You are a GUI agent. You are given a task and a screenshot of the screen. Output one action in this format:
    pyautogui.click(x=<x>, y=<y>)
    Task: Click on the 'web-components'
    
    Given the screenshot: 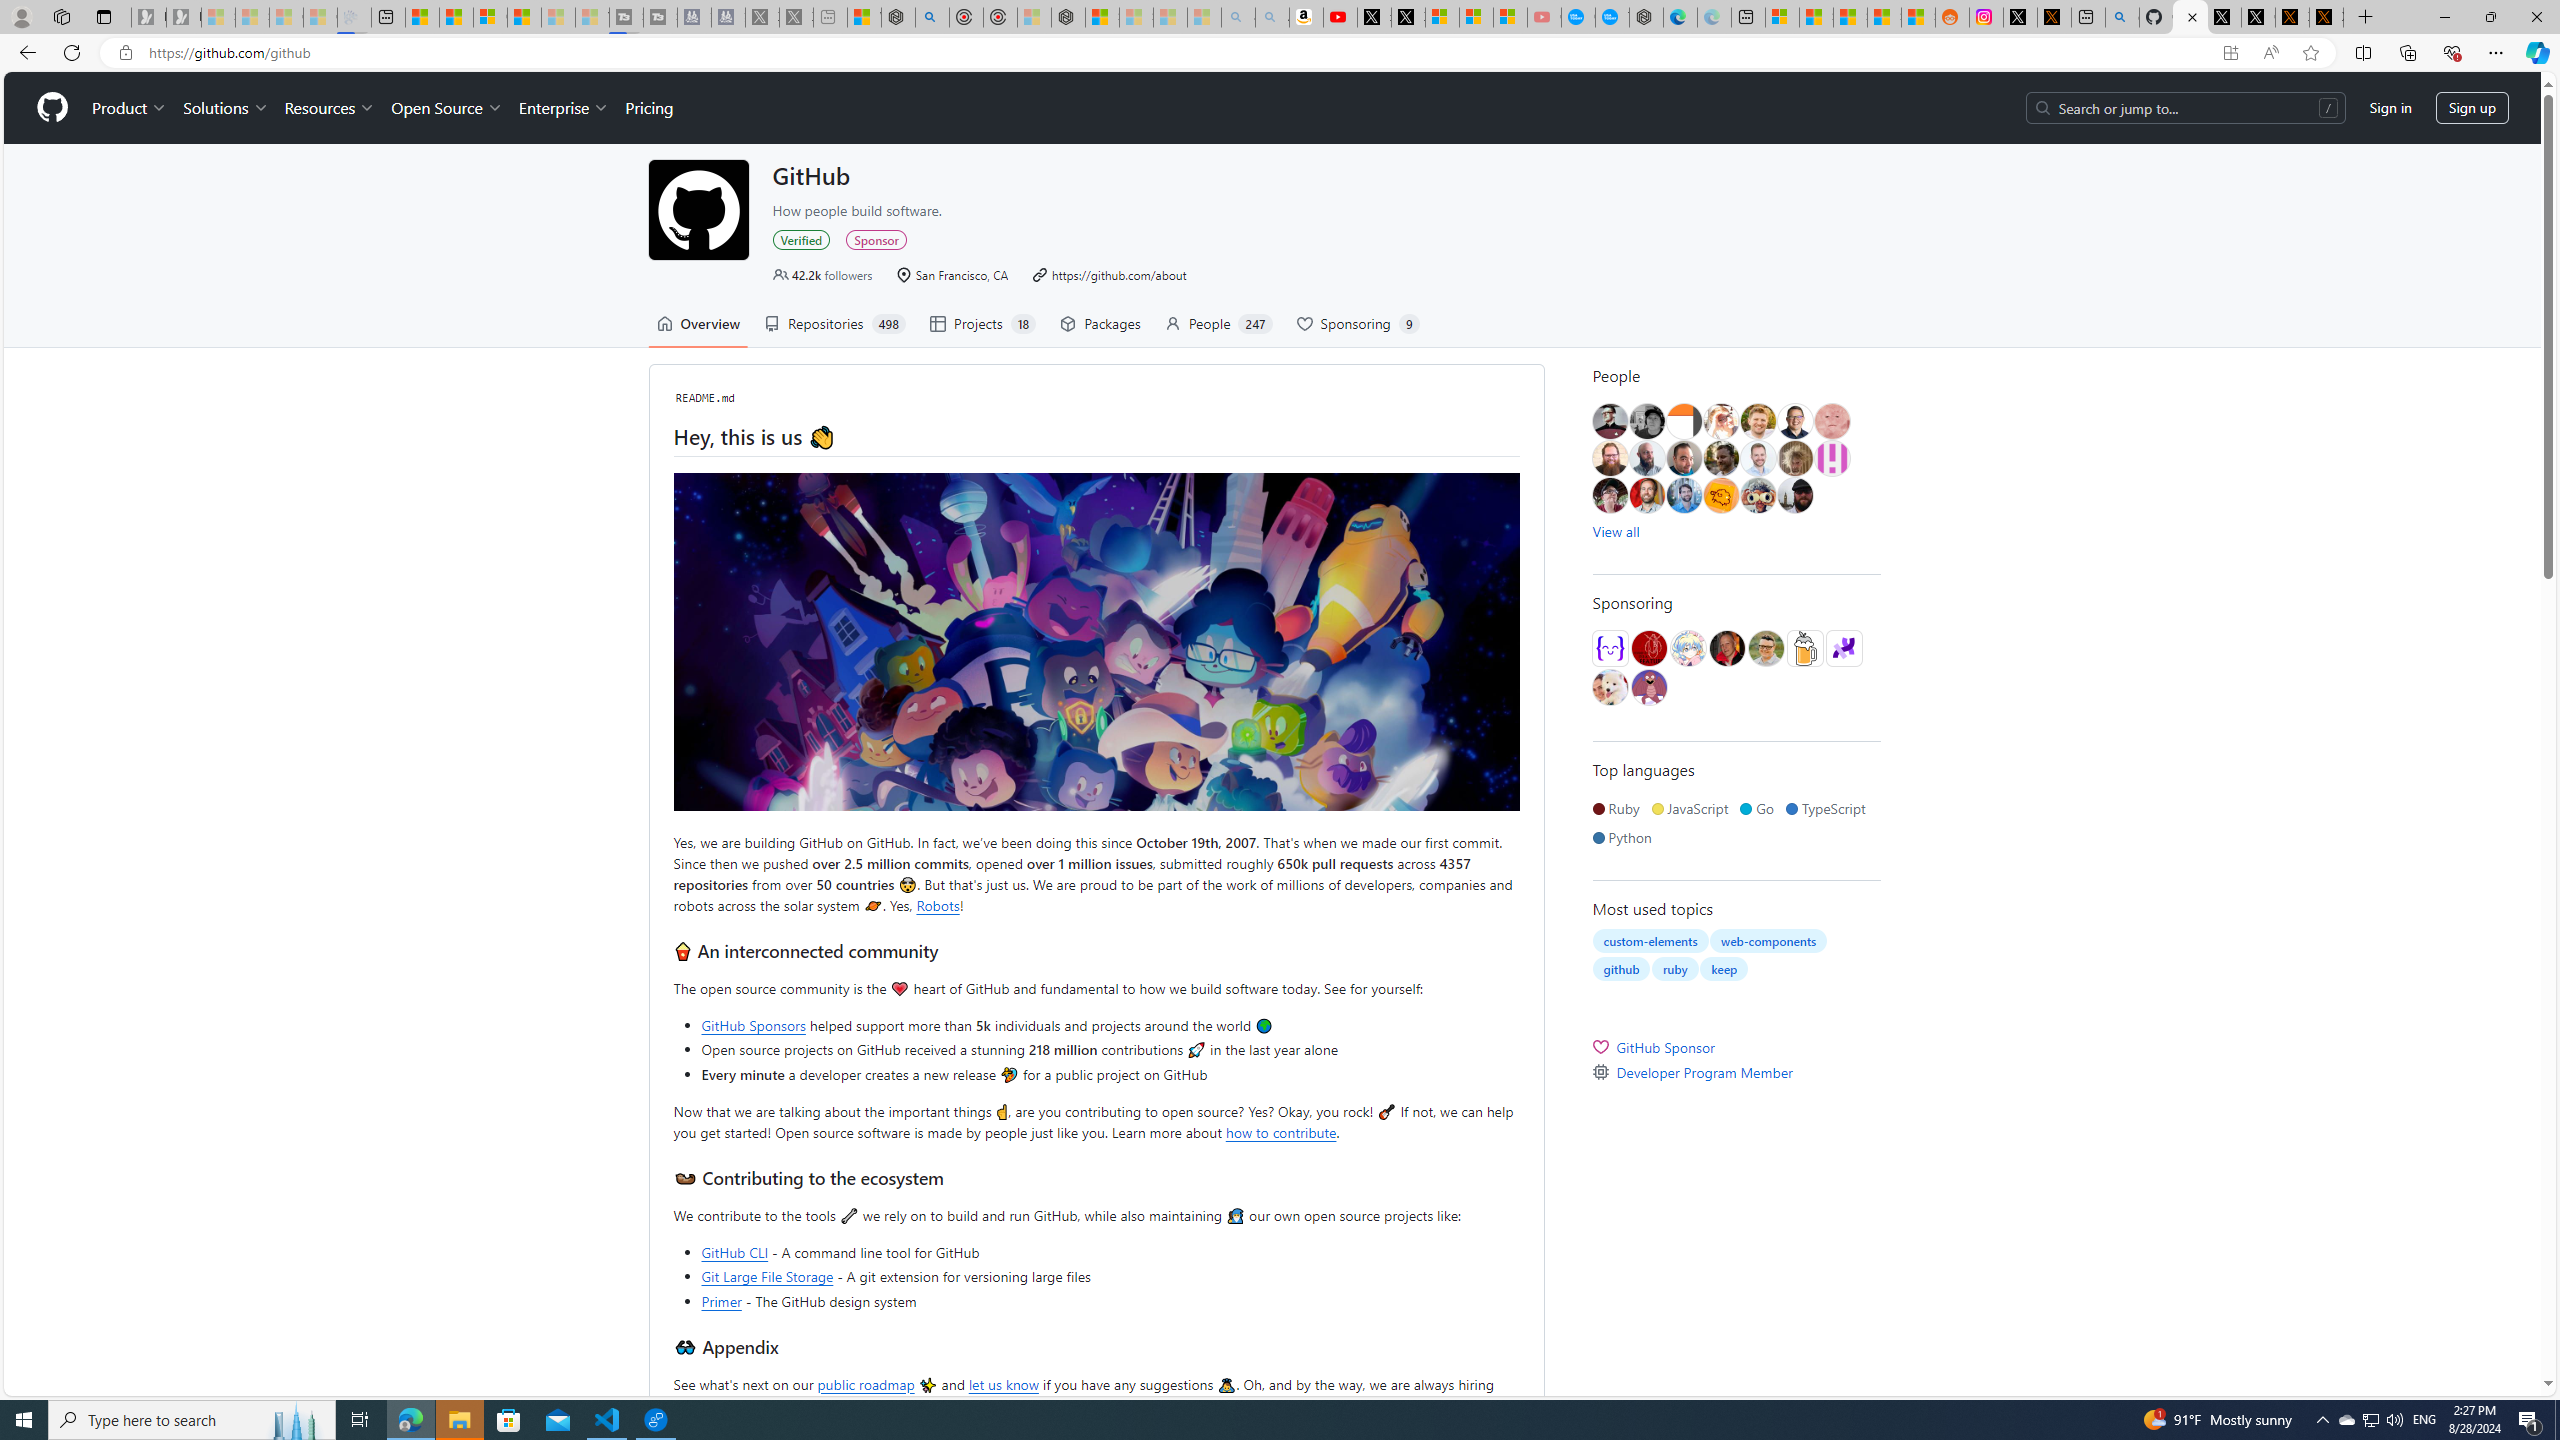 What is the action you would take?
    pyautogui.click(x=1768, y=941)
    